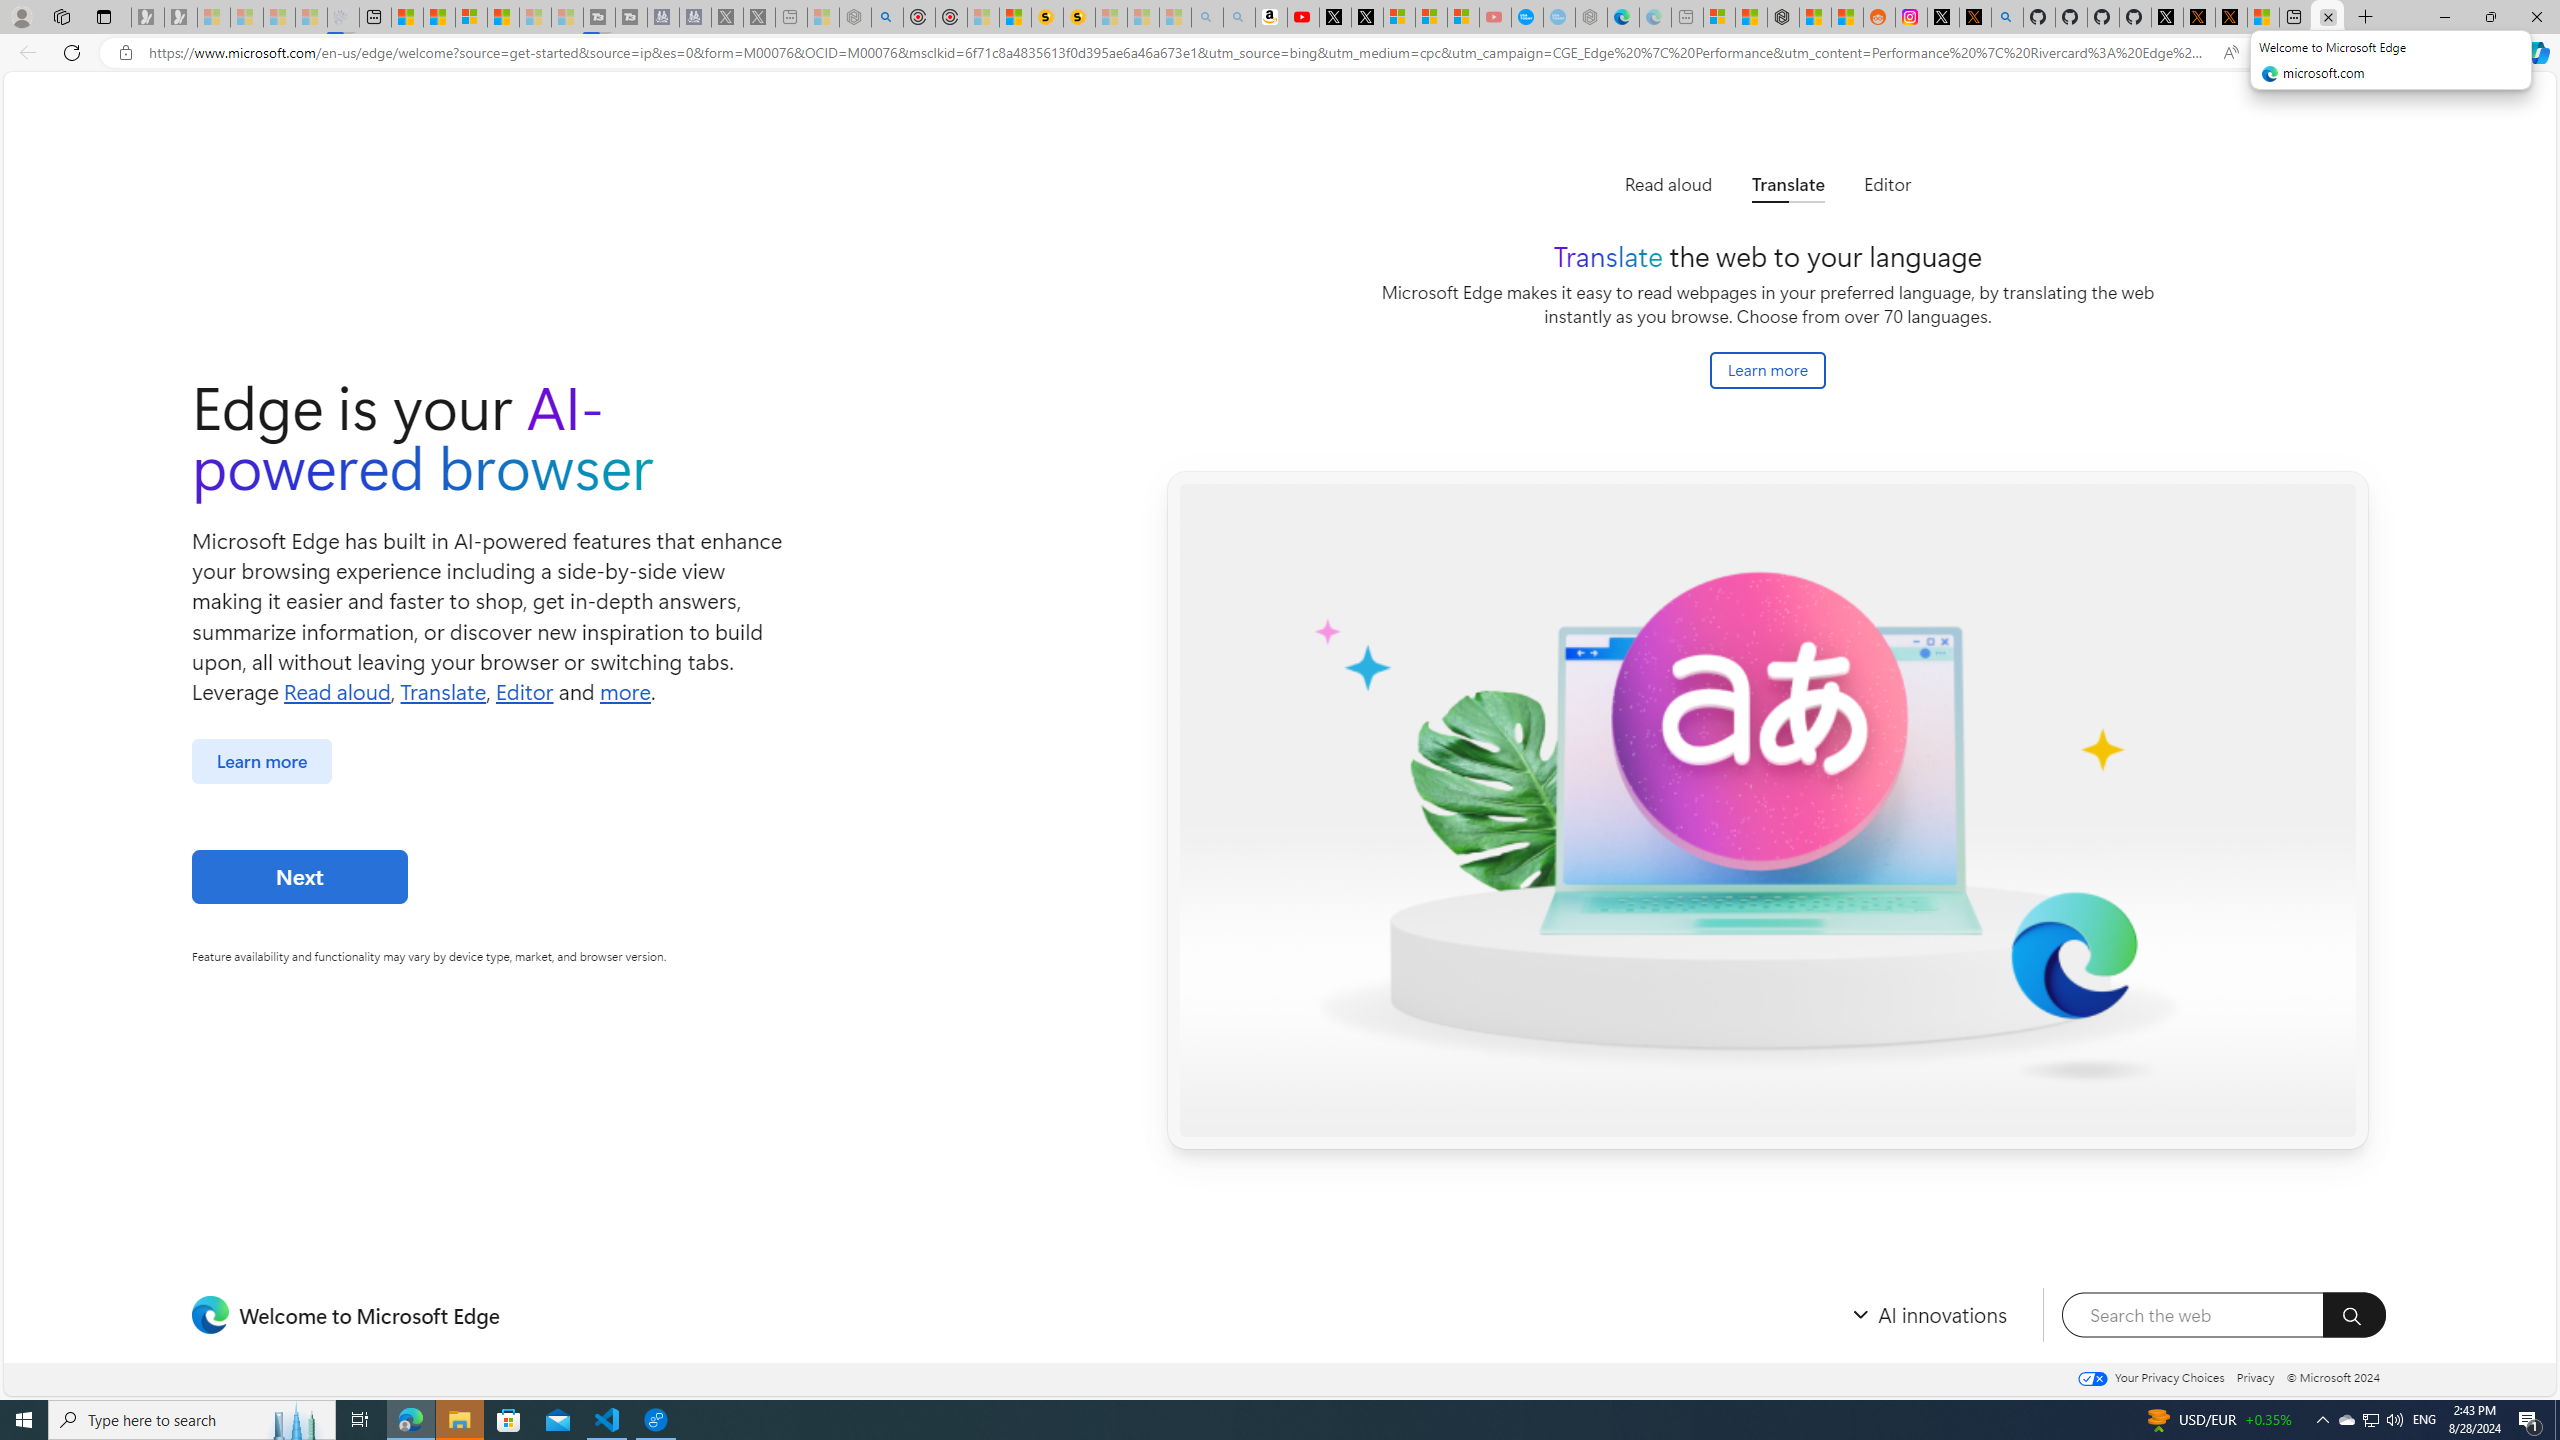 The width and height of the screenshot is (2560, 1440). I want to click on 'Gloom - YouTube - Sleeping', so click(1496, 16).